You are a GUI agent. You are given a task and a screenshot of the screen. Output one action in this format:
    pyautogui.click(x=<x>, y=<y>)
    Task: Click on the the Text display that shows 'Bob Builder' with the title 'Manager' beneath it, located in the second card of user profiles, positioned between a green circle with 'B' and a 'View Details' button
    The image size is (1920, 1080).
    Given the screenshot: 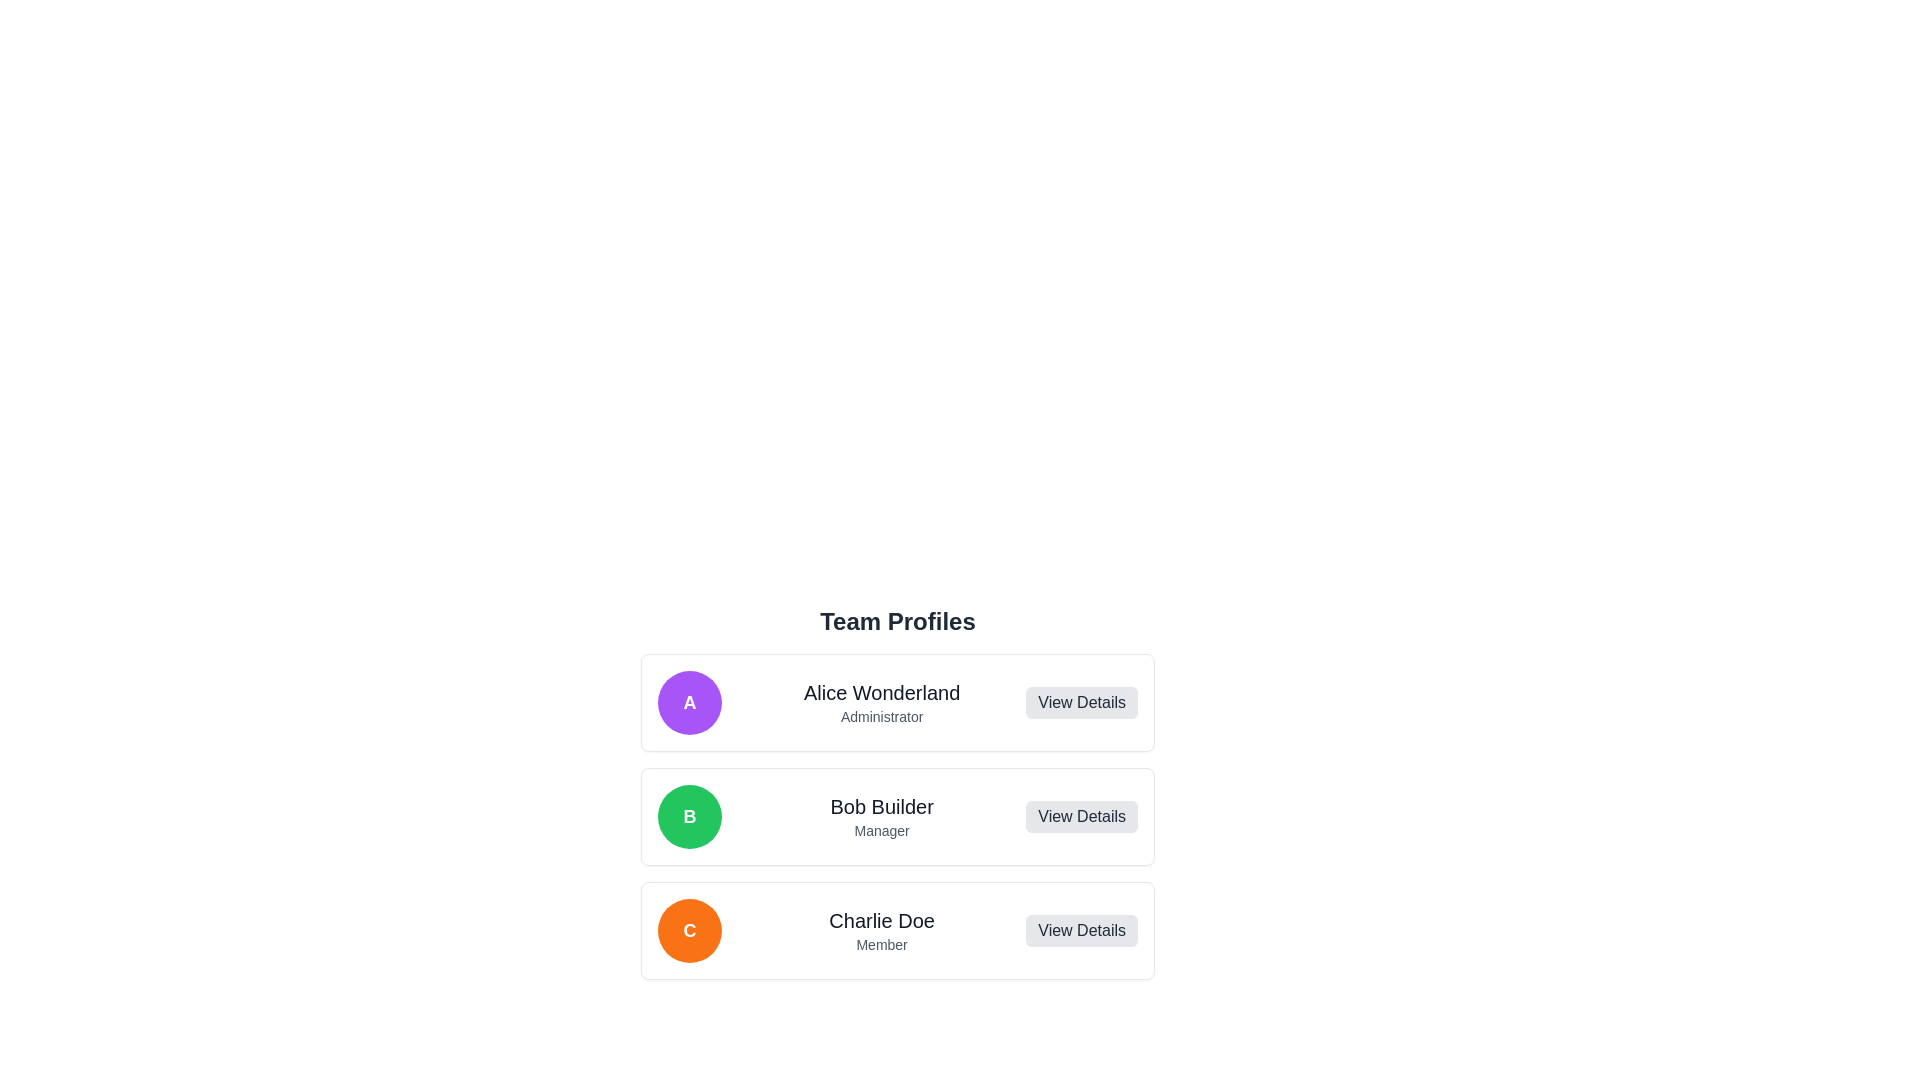 What is the action you would take?
    pyautogui.click(x=881, y=817)
    